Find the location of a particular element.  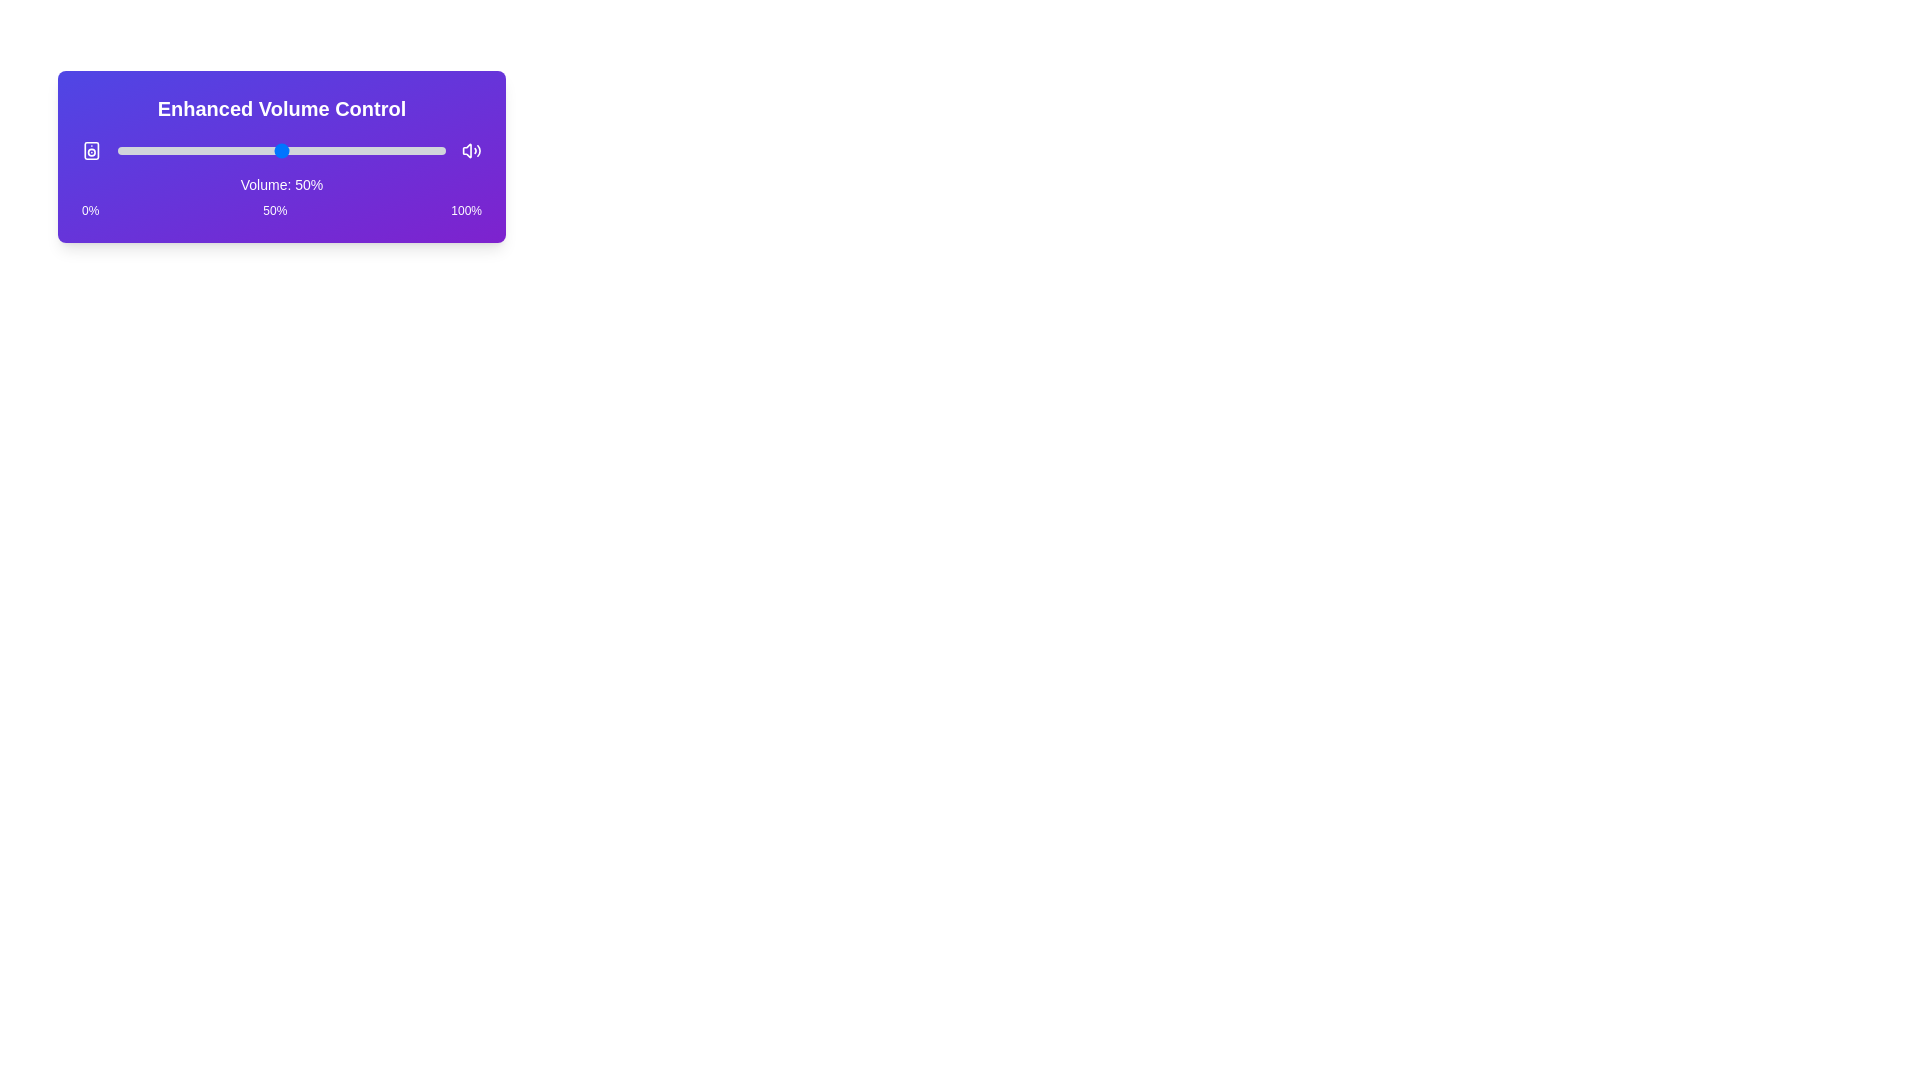

the volume slider to set the volume to 15% is located at coordinates (167, 149).